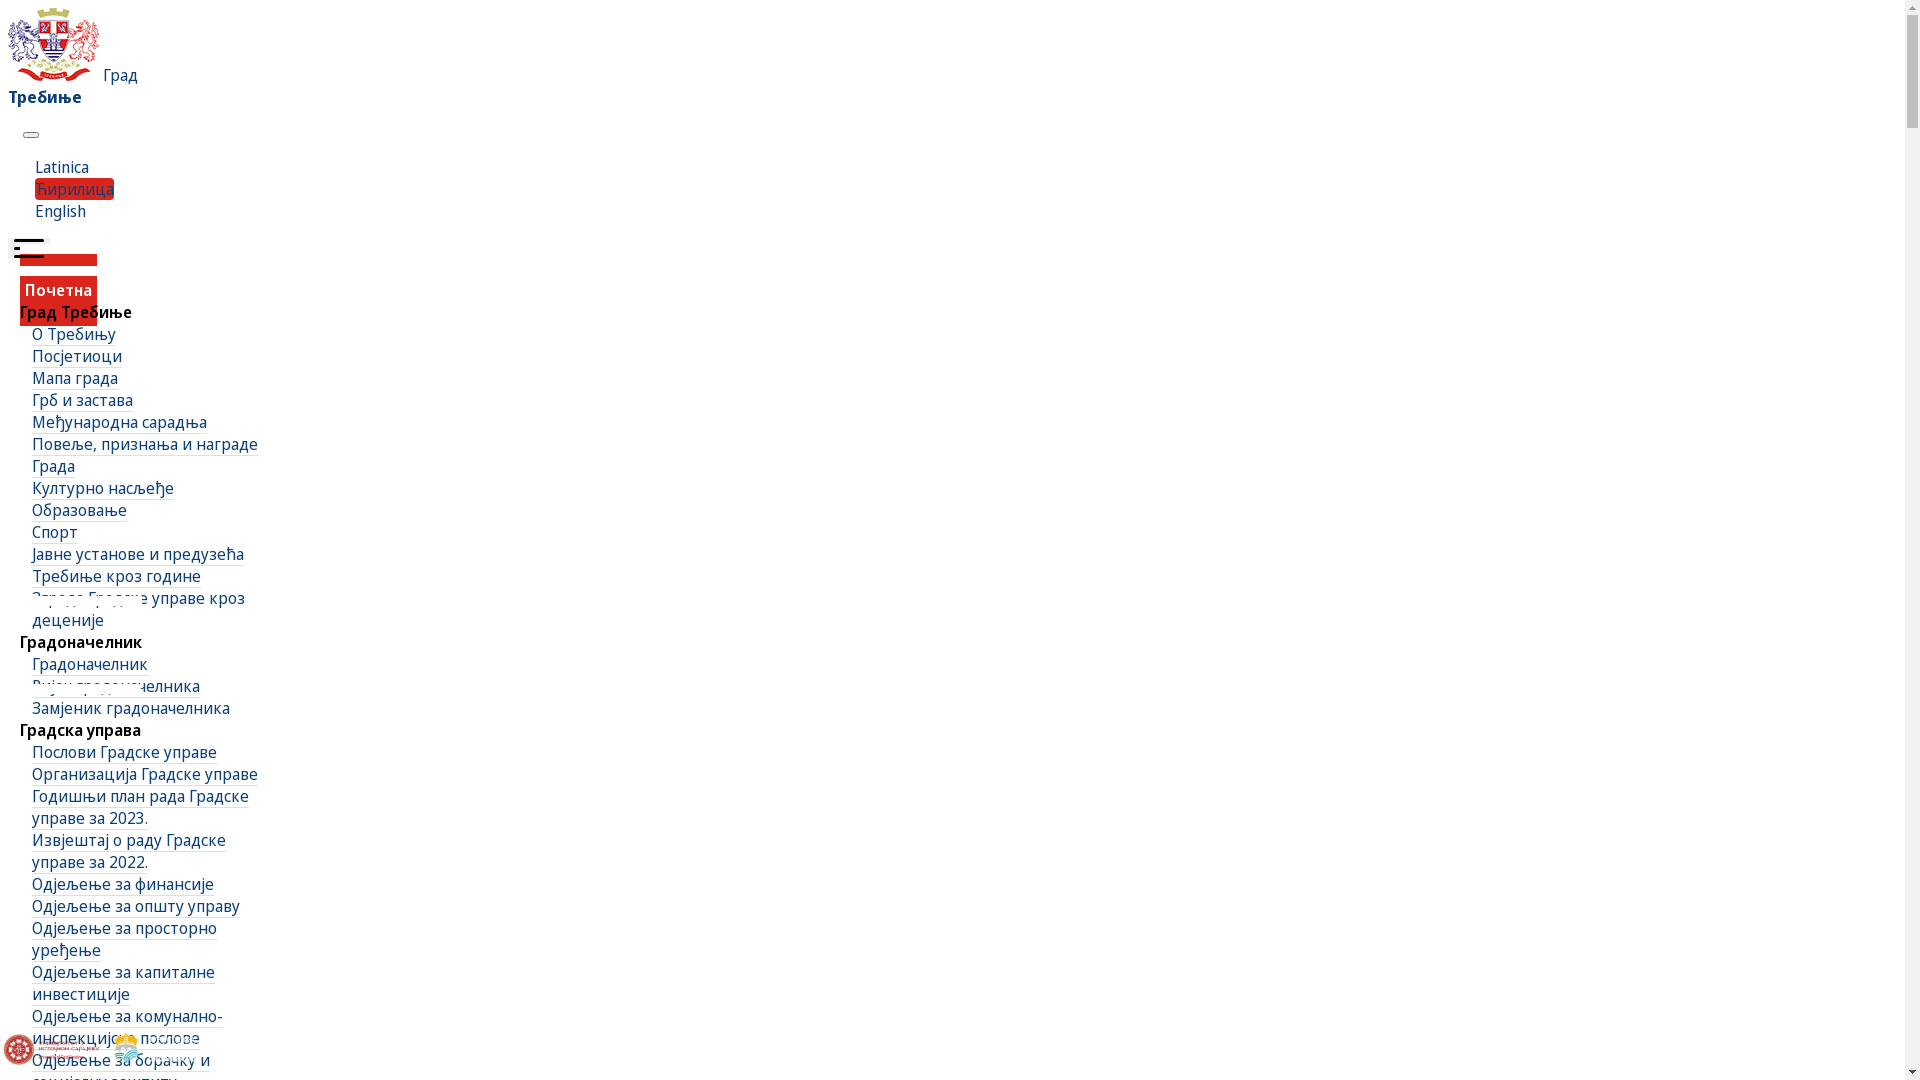  I want to click on 'English', so click(60, 211).